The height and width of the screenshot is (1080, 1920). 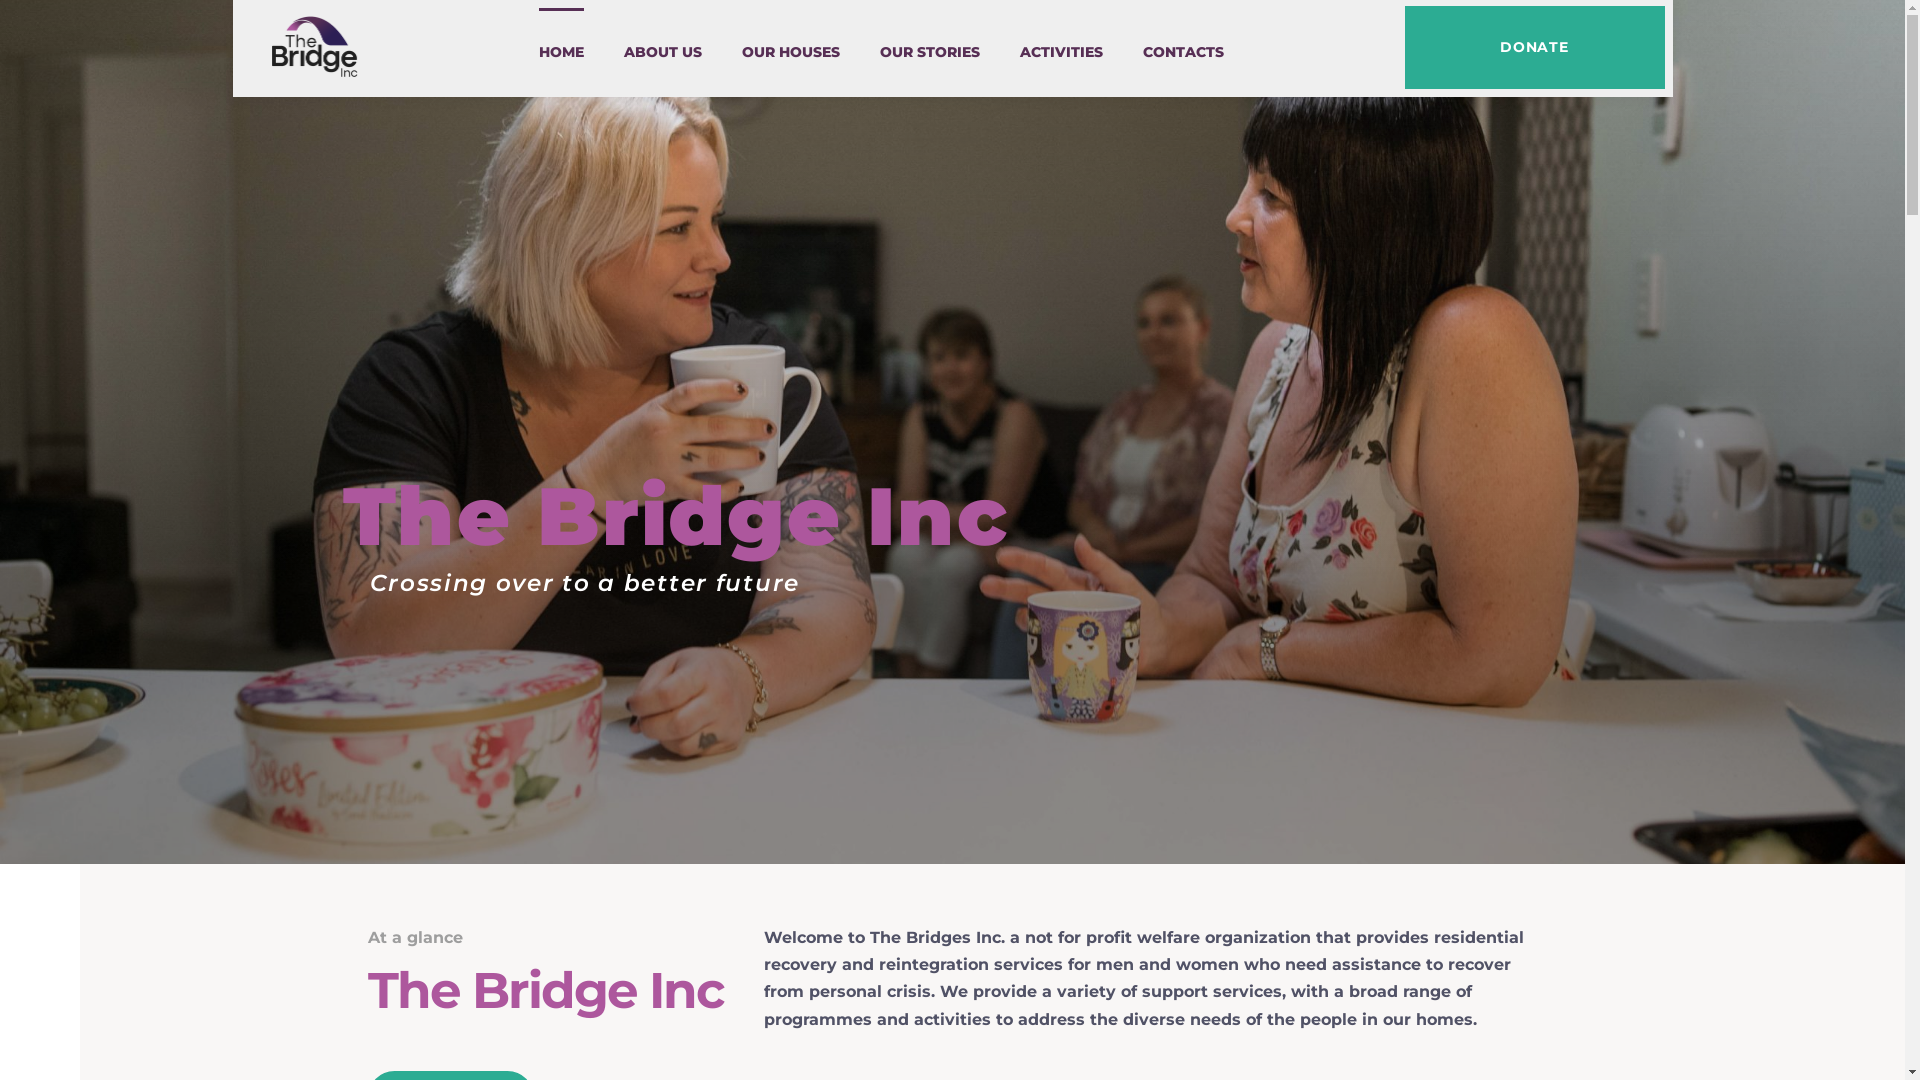 I want to click on 'ABOUT US', so click(x=623, y=52).